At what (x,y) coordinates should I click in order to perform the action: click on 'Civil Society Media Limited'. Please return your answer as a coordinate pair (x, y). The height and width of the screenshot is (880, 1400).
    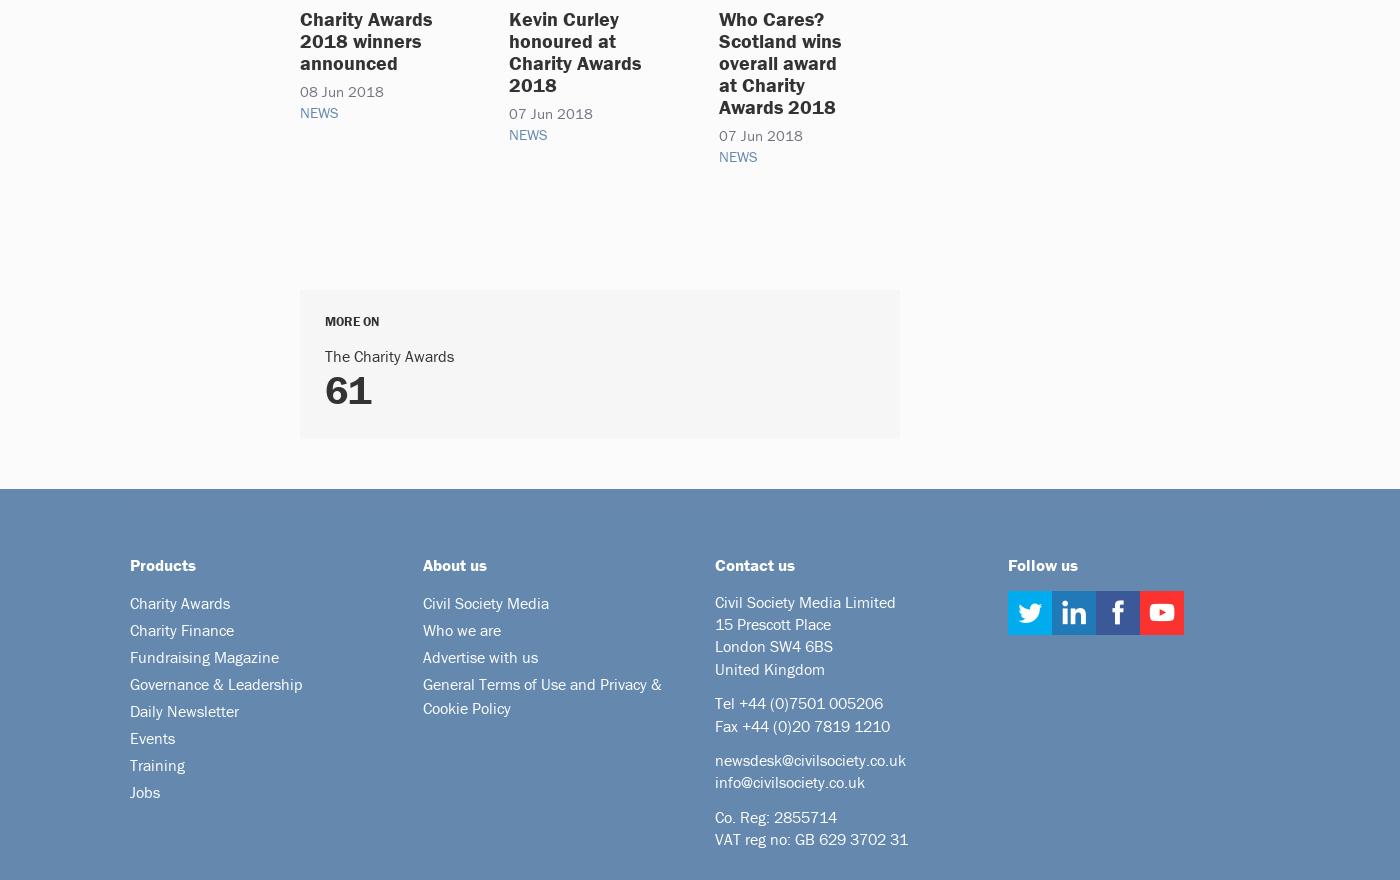
    Looking at the image, I should click on (804, 600).